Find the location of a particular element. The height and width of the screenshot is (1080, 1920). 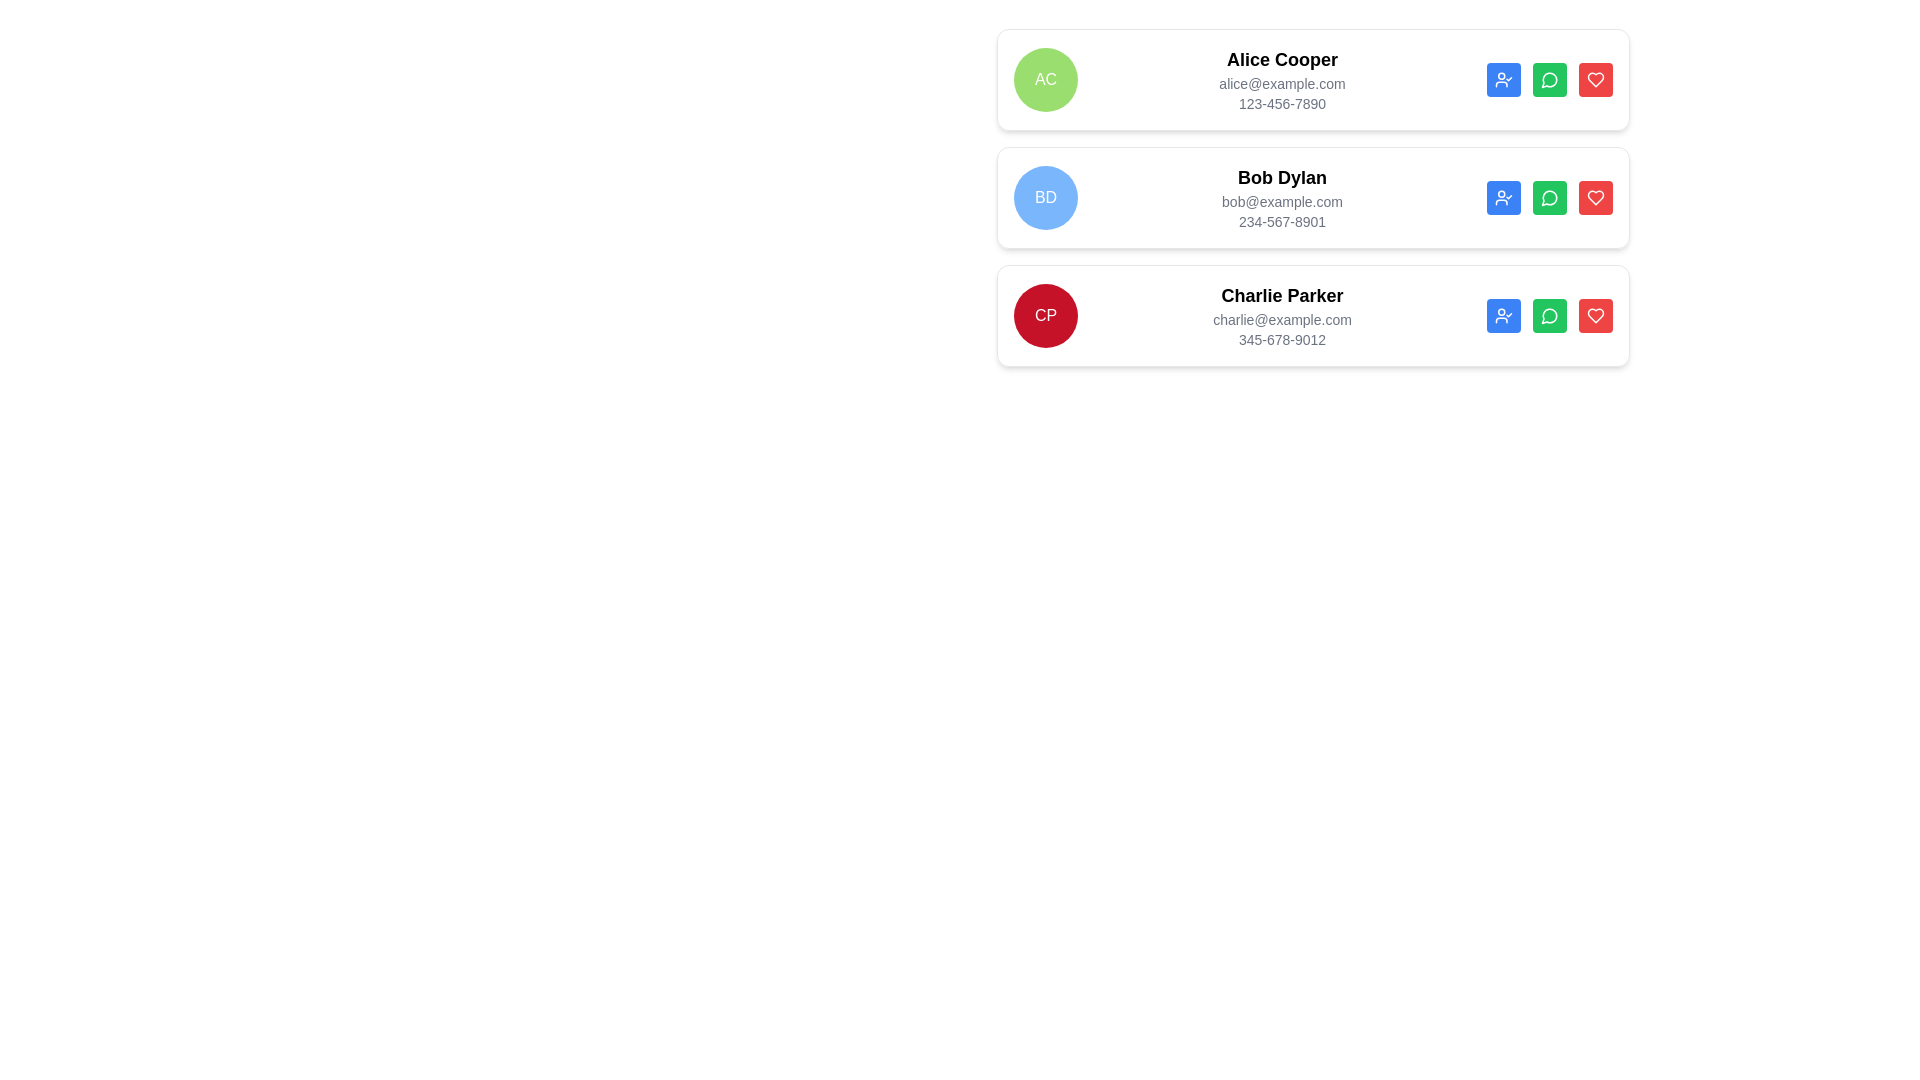

or copy the text information displayed on the user profile card, which includes details about the individual such as their name, email, and phone number. This profile card is the second in a vertical stack of three cards is located at coordinates (1313, 197).